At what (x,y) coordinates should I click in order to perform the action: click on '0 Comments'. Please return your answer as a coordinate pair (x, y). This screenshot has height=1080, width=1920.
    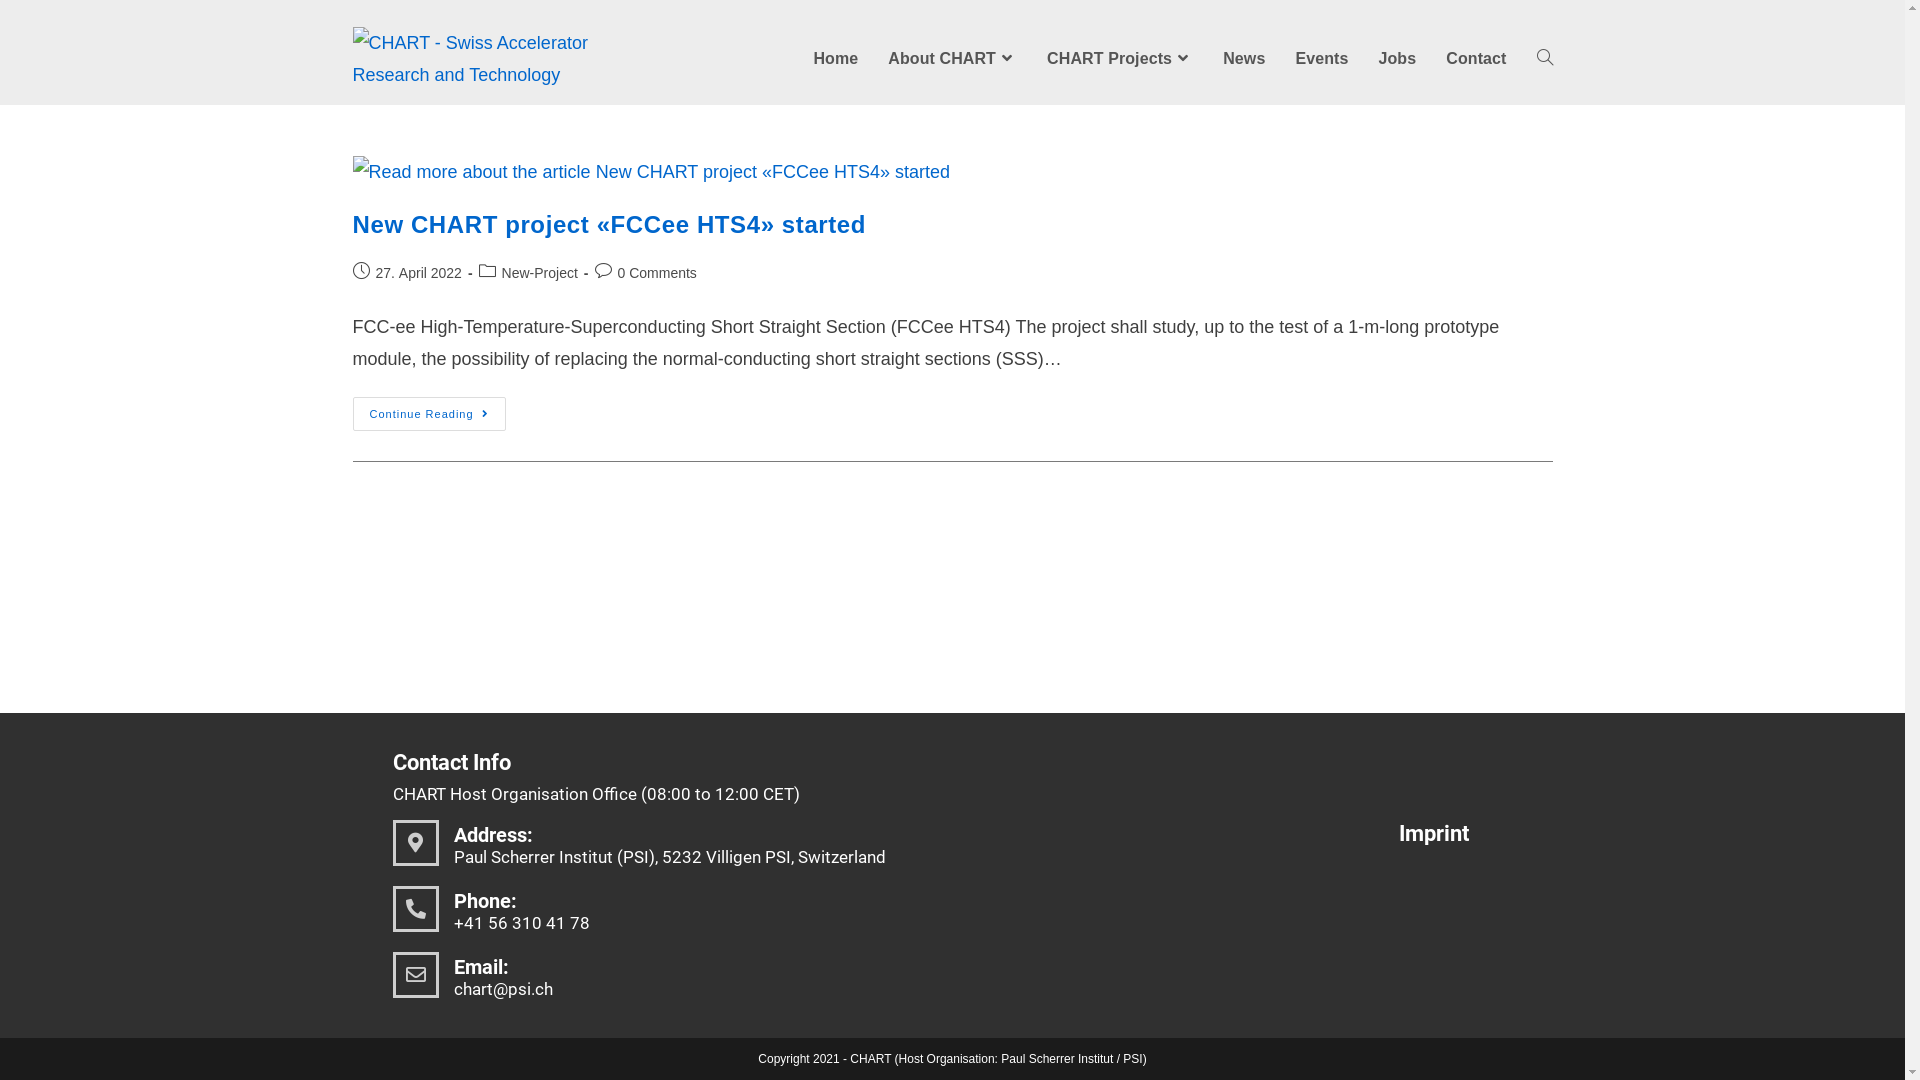
    Looking at the image, I should click on (657, 273).